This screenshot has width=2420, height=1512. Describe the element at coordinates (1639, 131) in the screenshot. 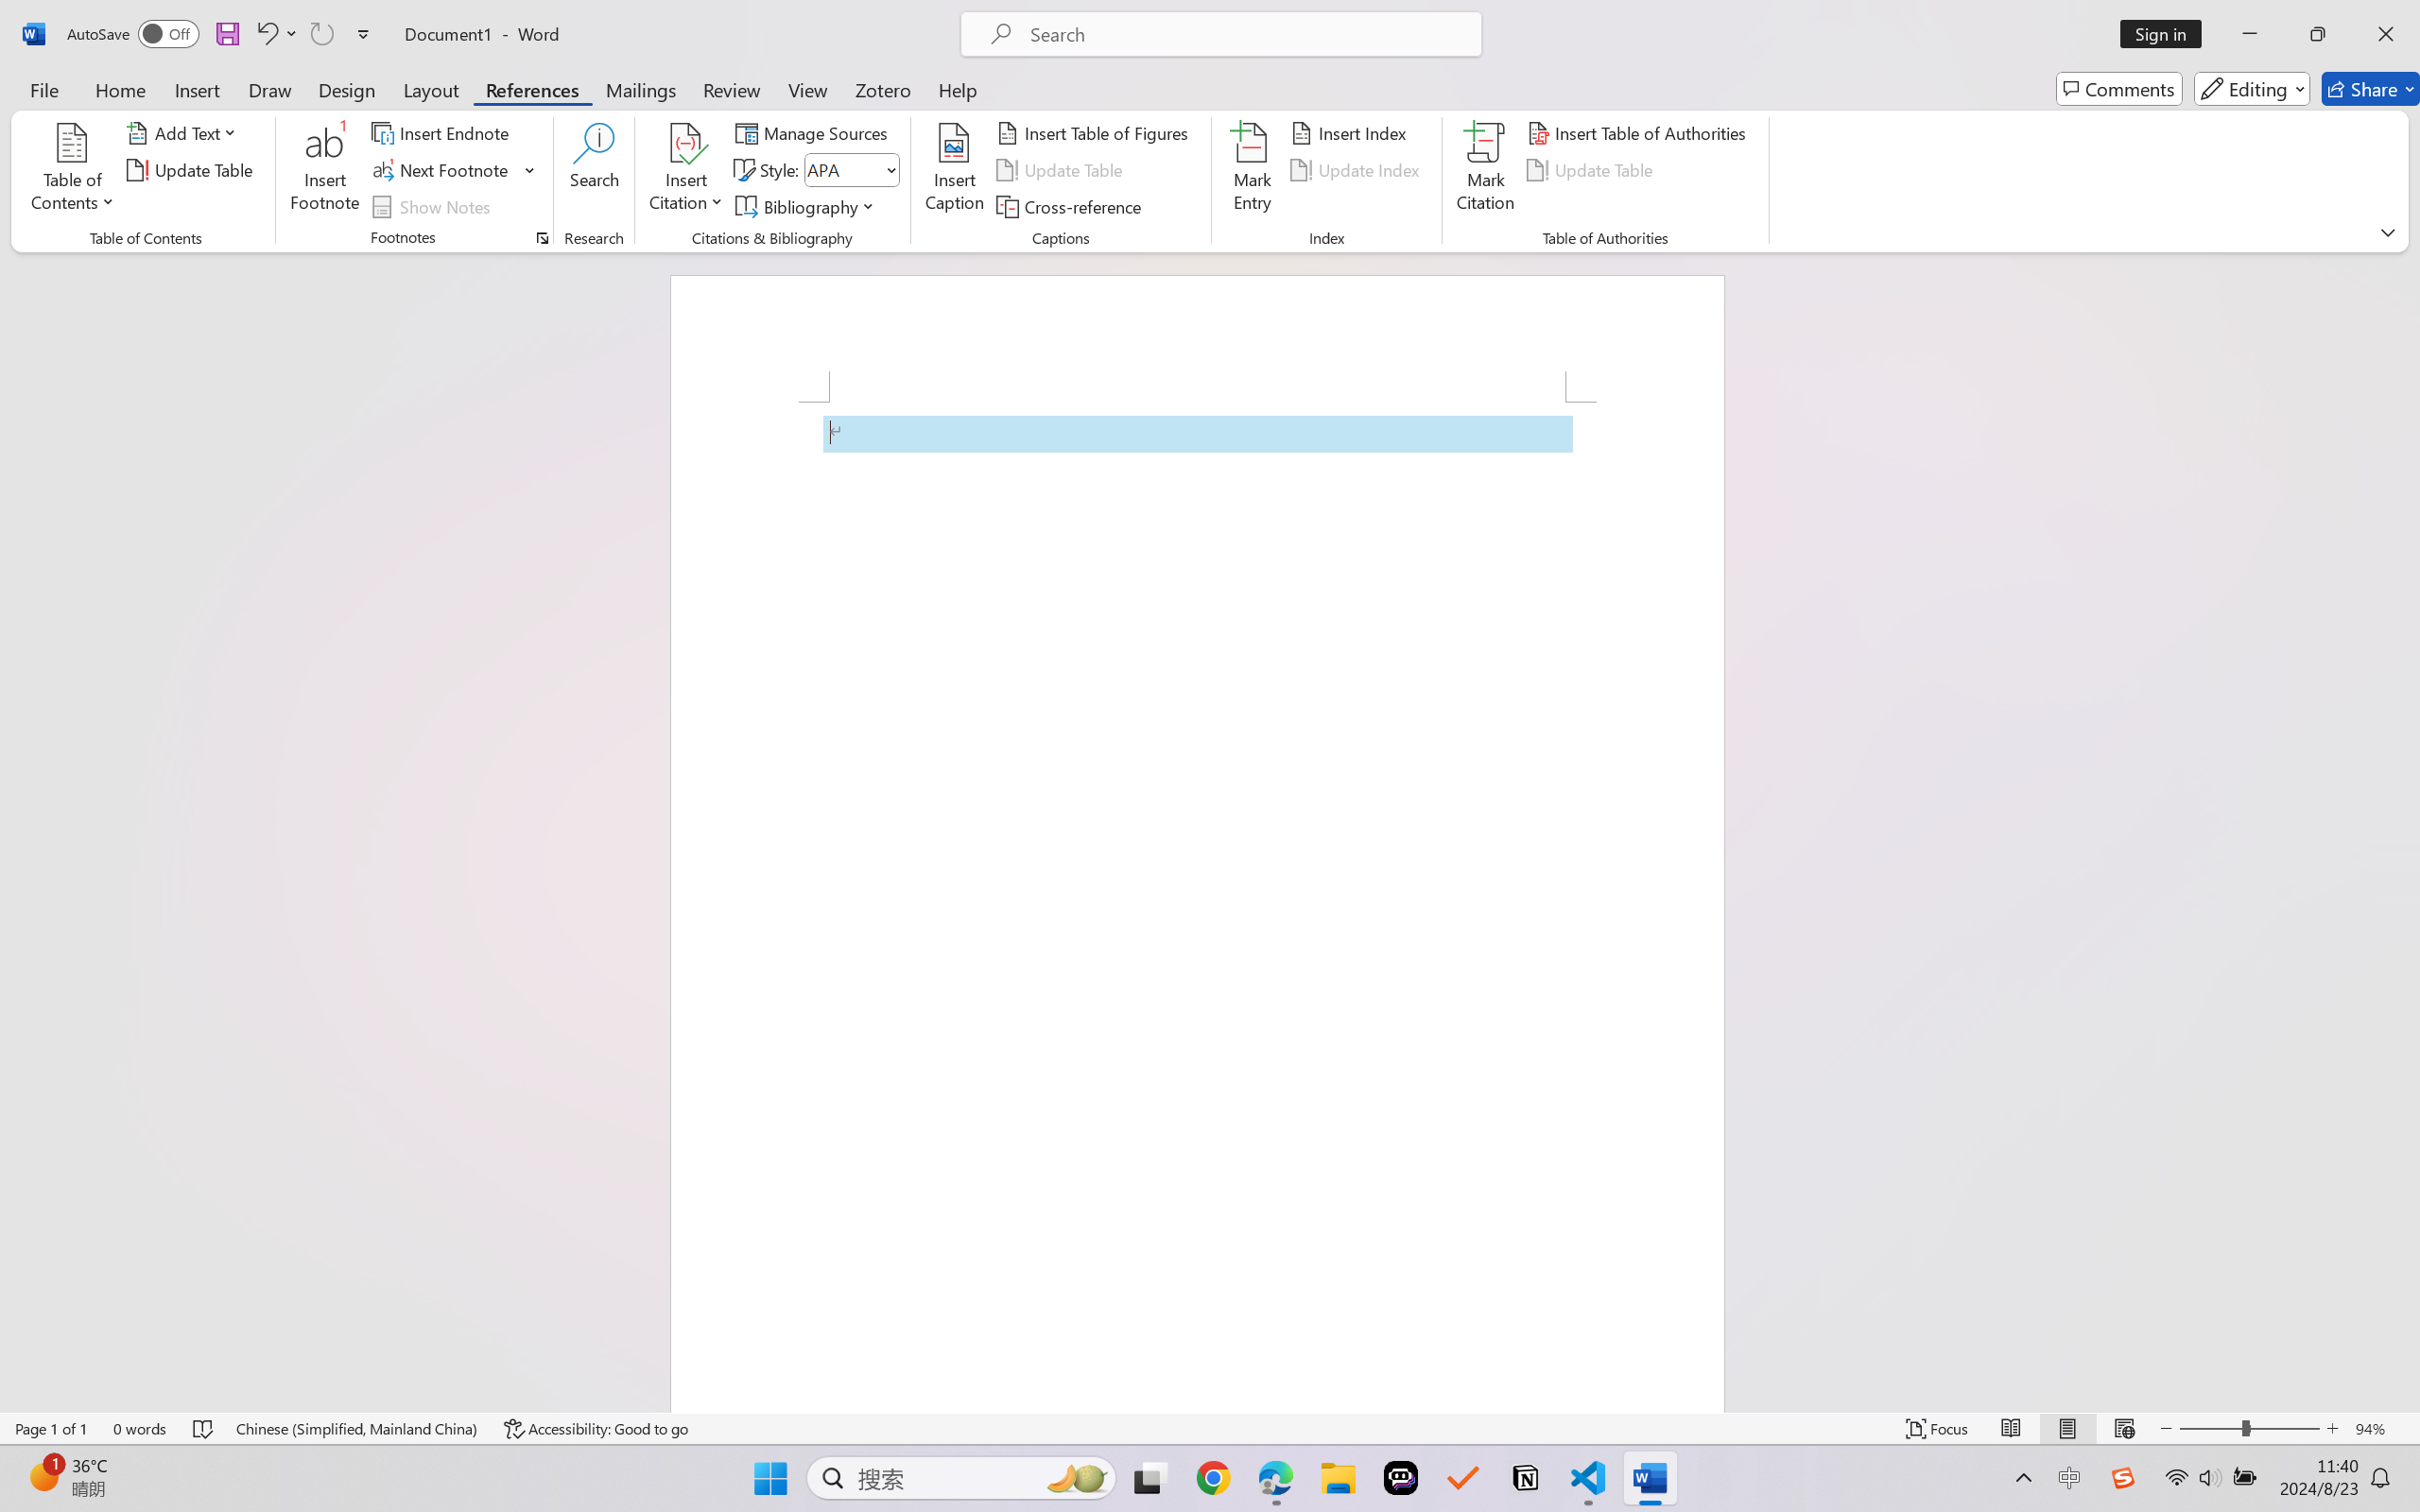

I see `'Insert Table of Authorities...'` at that location.